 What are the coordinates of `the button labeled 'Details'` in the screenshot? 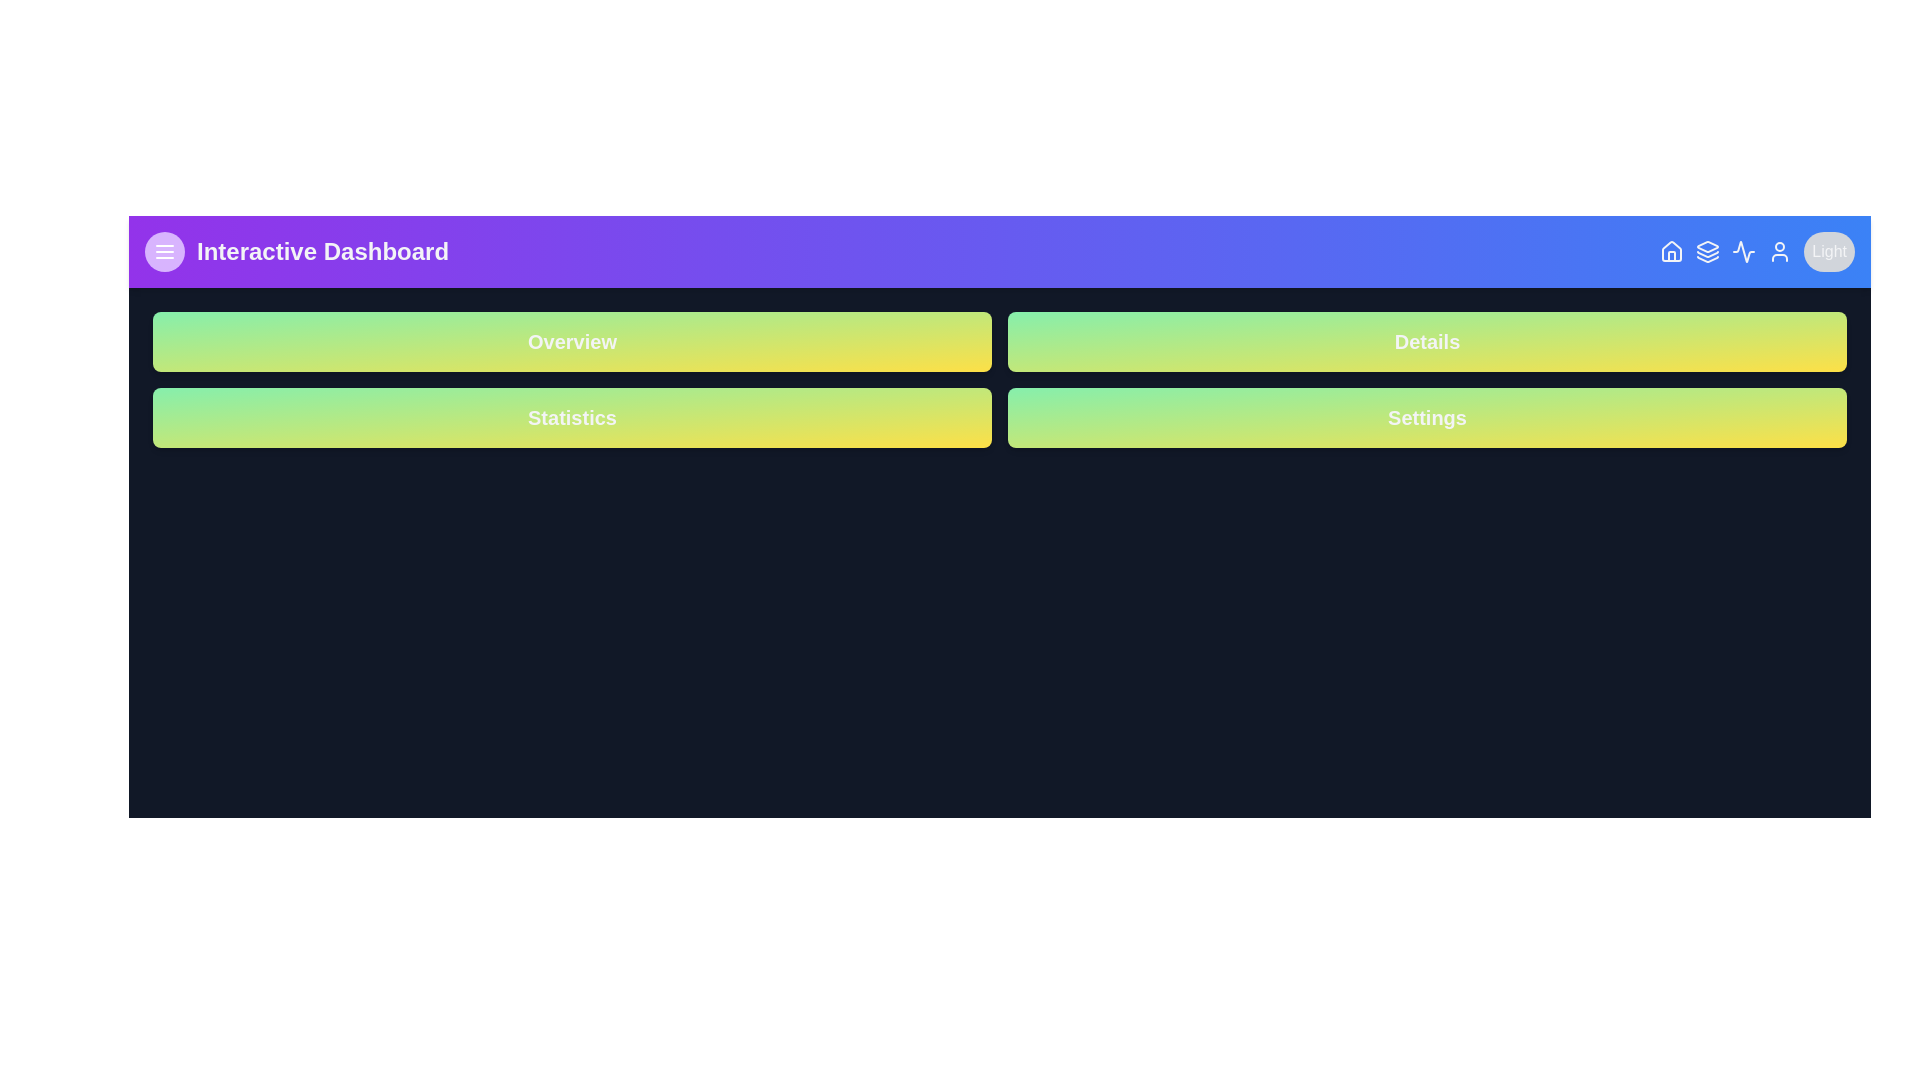 It's located at (1426, 341).